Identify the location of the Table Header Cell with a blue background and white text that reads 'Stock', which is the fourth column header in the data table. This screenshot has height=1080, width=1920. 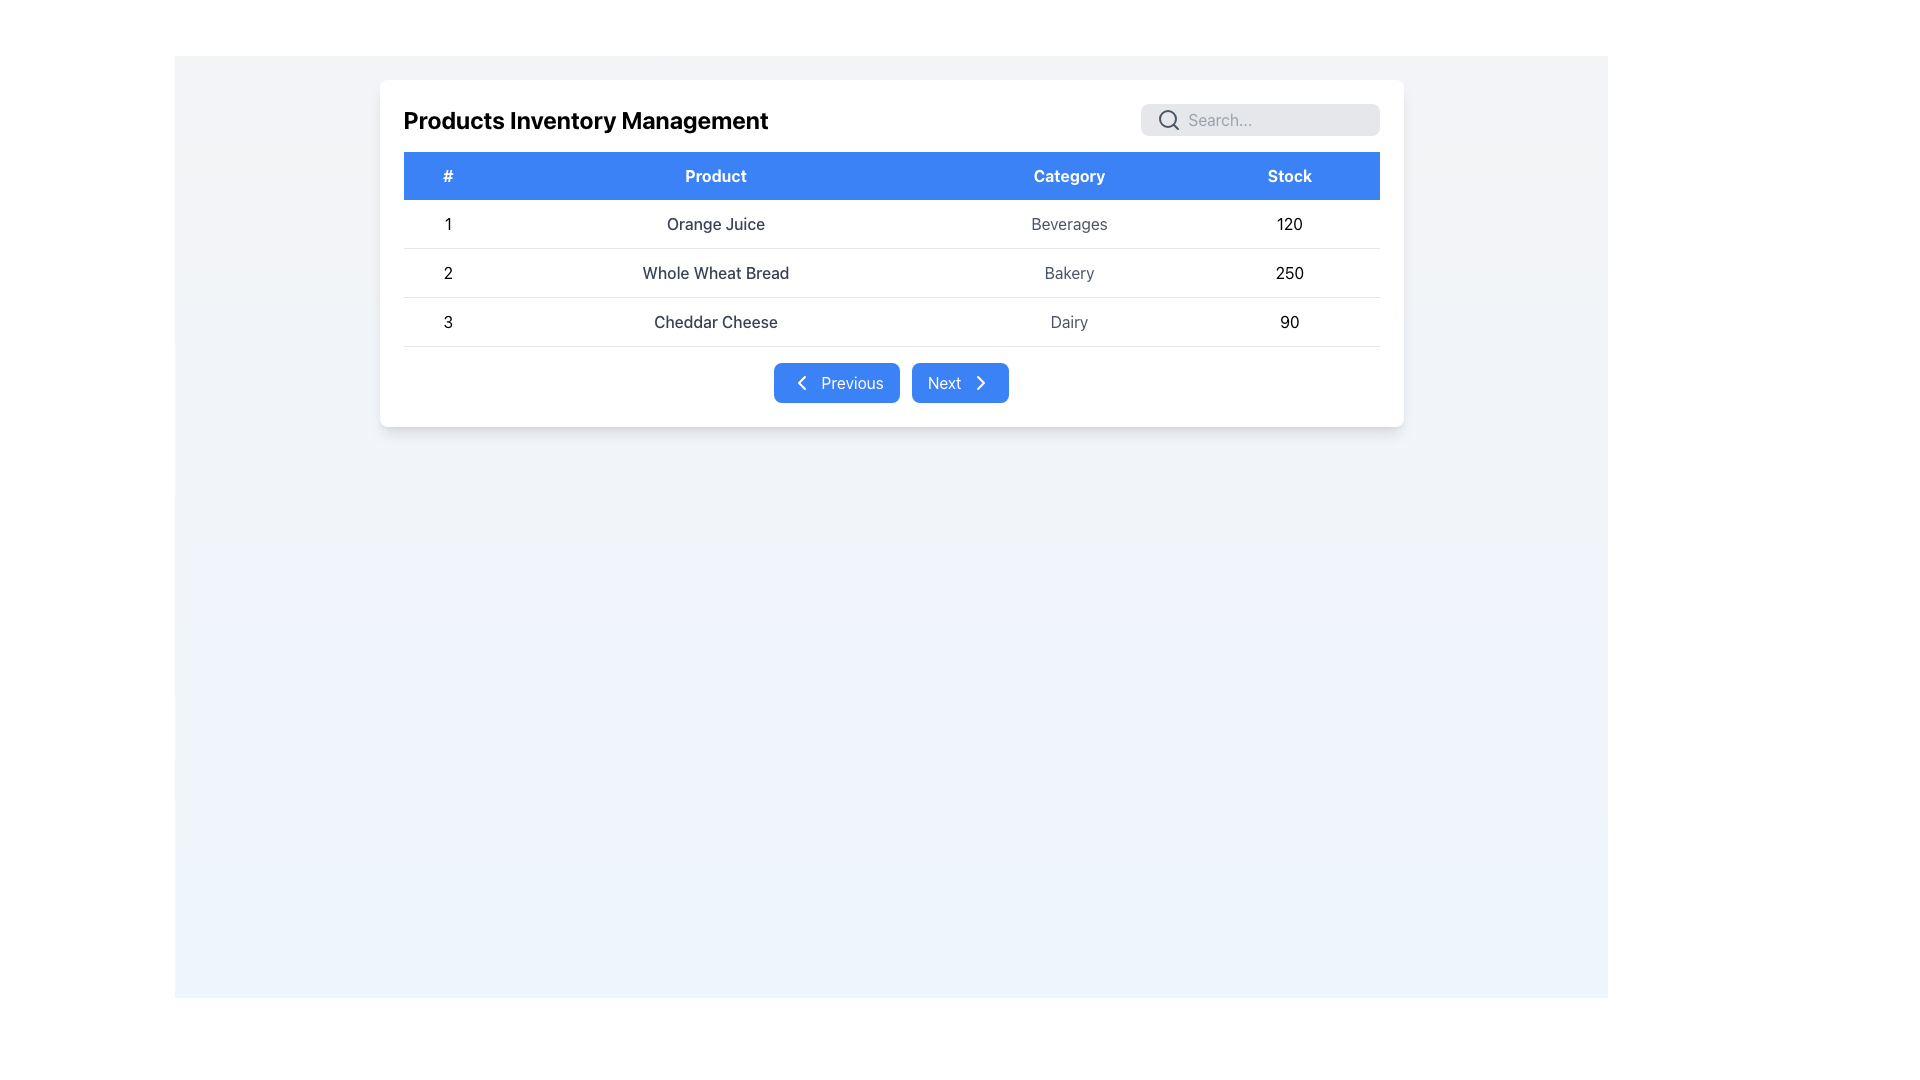
(1289, 175).